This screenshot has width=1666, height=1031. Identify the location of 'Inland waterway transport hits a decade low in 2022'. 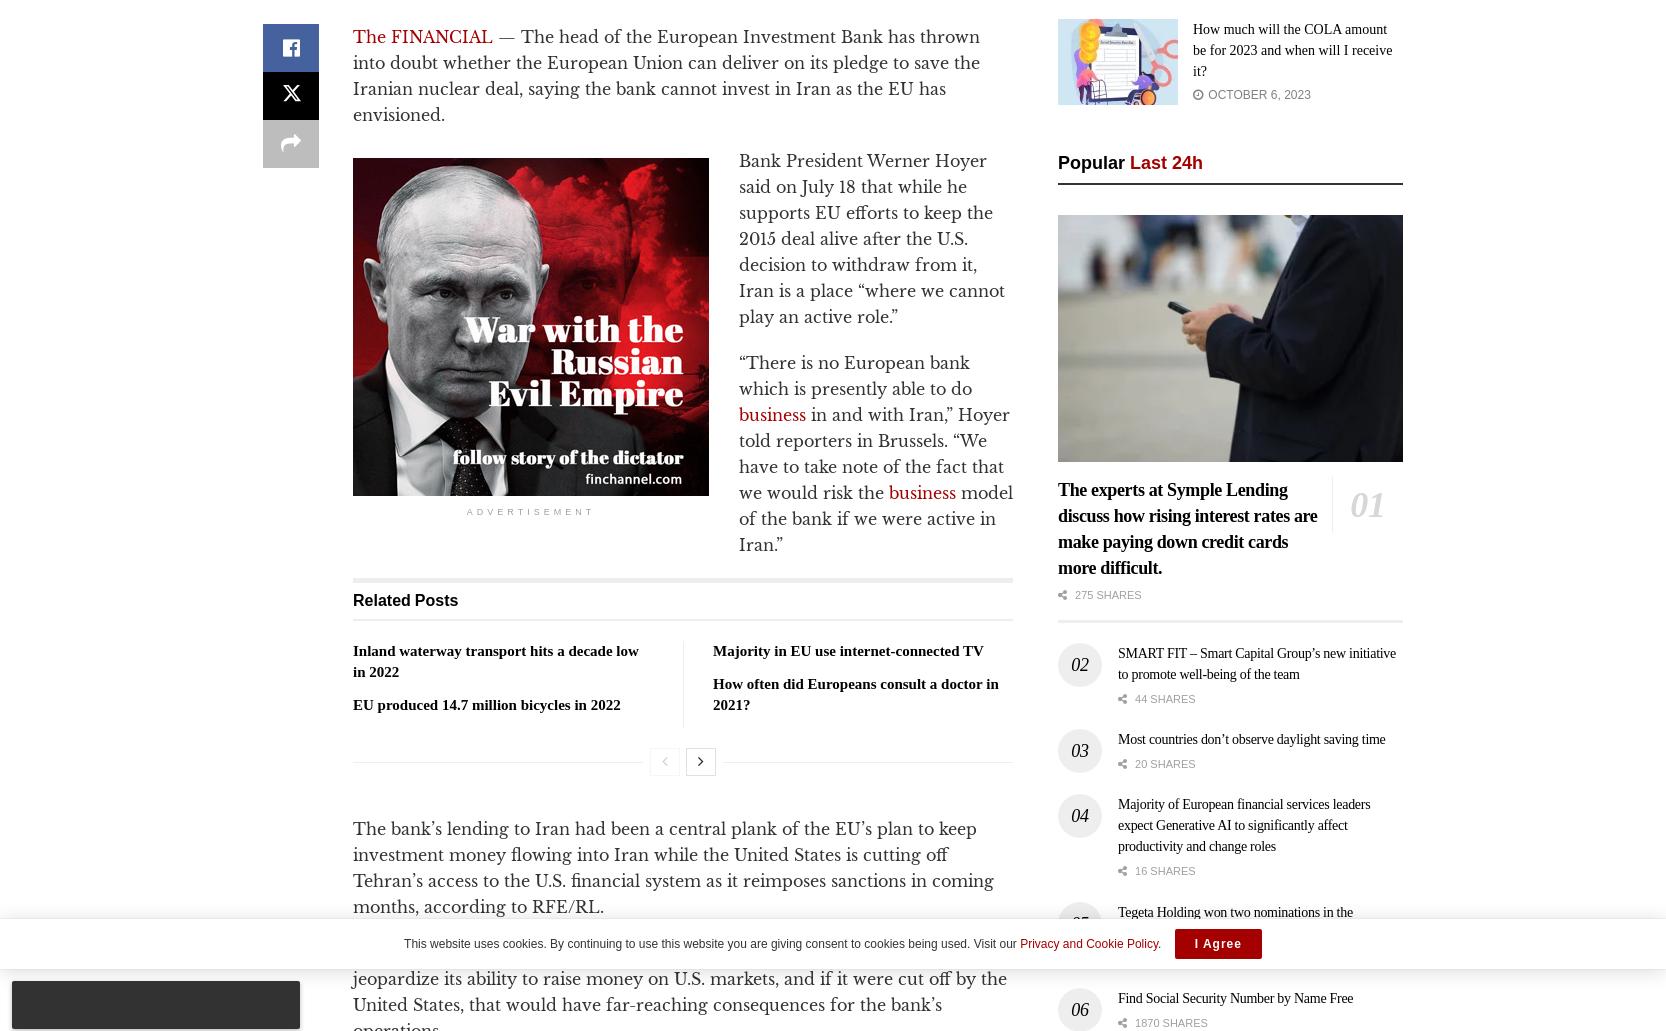
(495, 660).